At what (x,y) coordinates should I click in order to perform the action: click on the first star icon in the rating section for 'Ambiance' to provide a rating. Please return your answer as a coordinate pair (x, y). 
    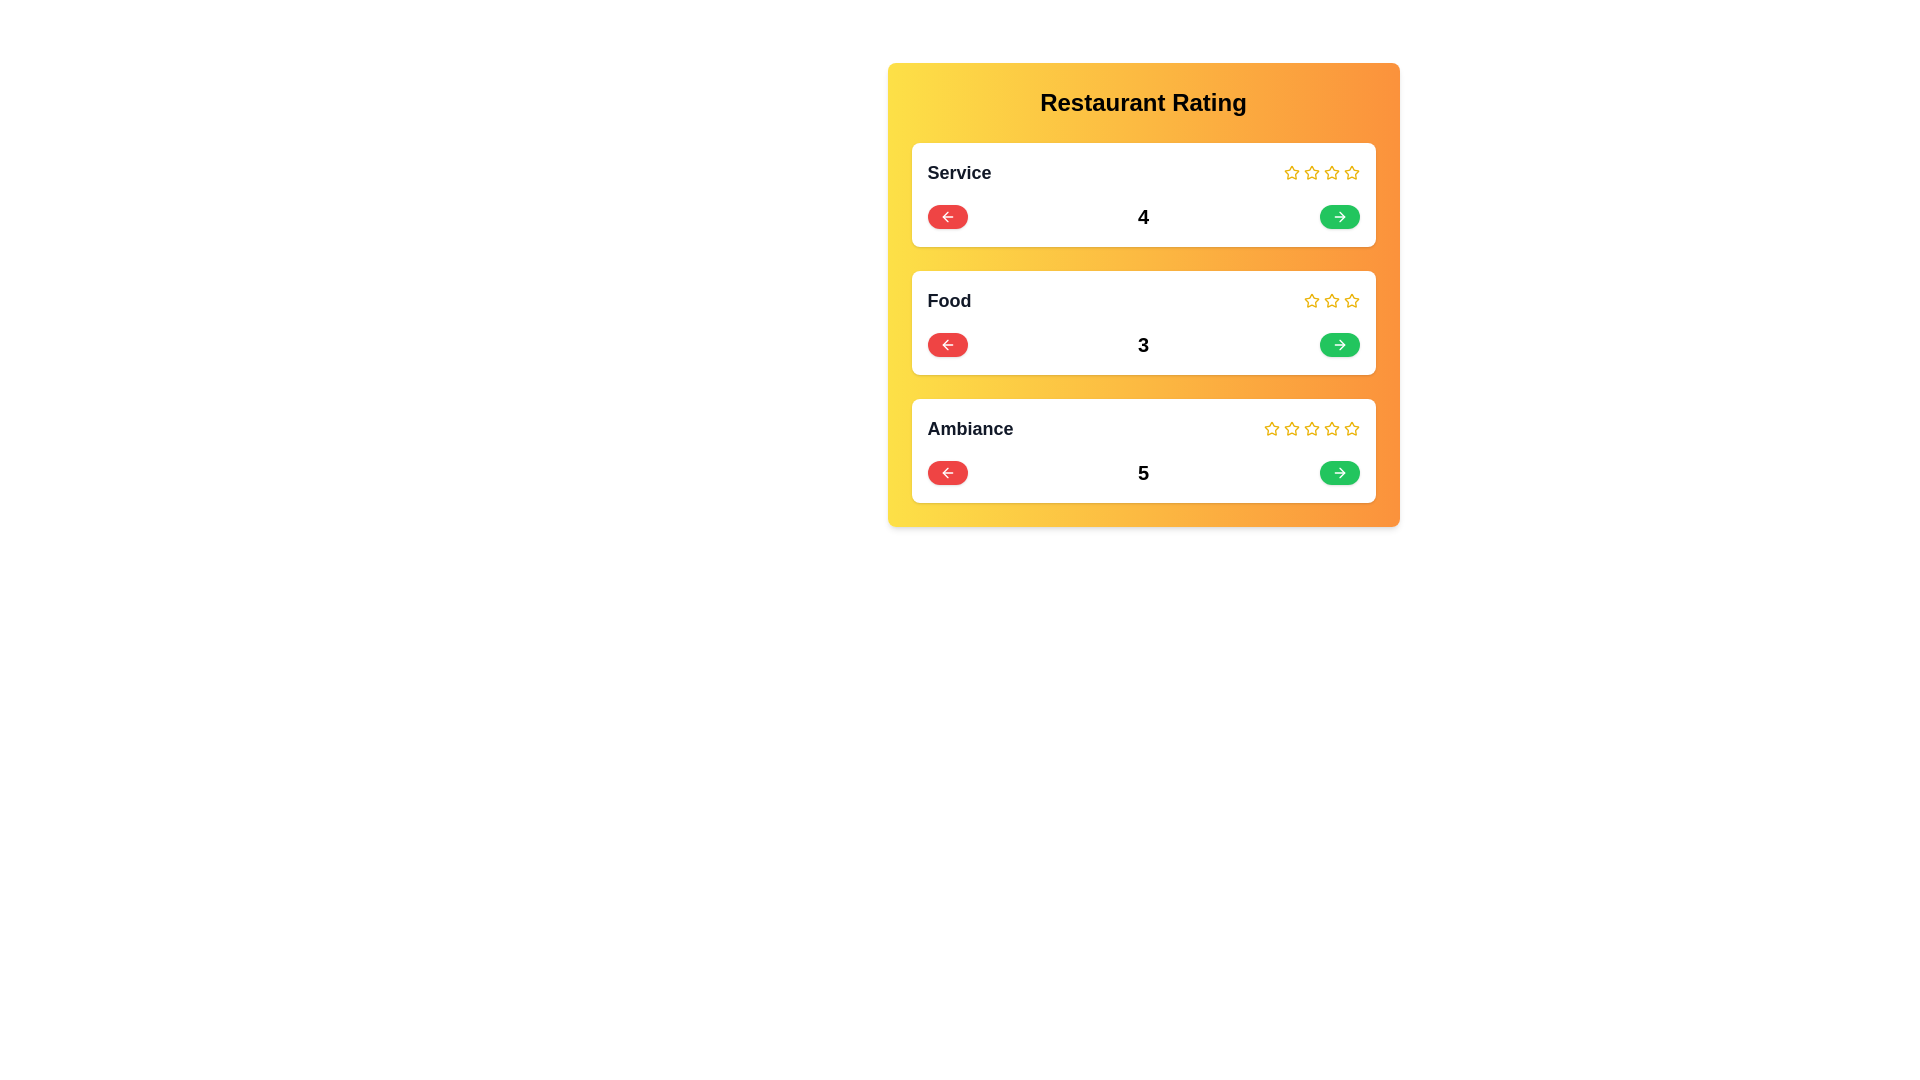
    Looking at the image, I should click on (1270, 427).